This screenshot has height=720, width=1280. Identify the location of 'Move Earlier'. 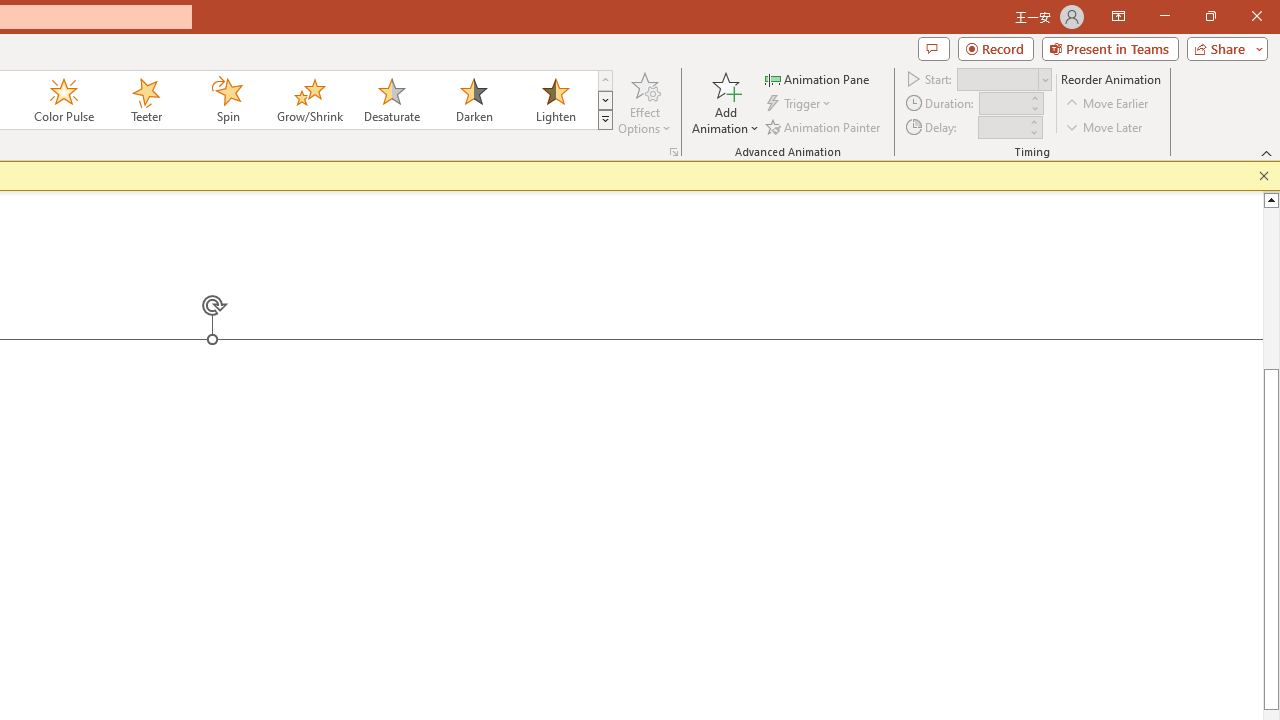
(1106, 103).